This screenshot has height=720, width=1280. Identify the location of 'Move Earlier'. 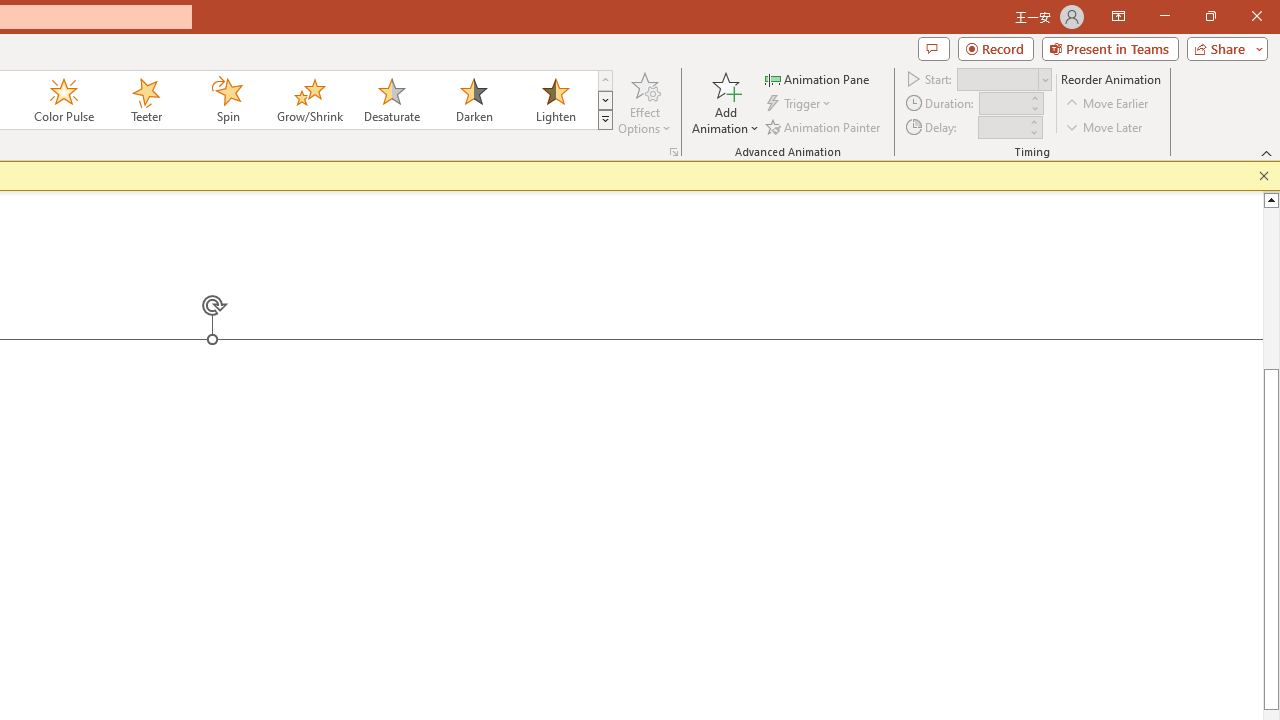
(1106, 103).